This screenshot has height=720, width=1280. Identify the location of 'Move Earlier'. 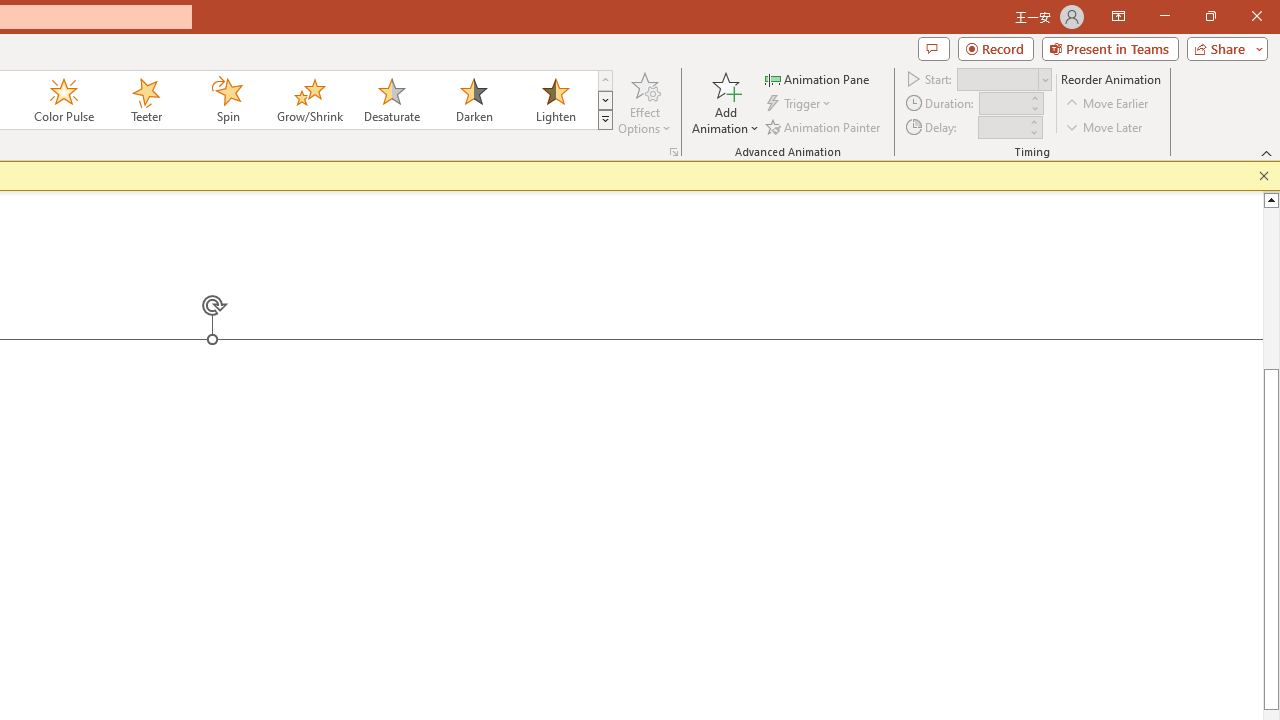
(1106, 103).